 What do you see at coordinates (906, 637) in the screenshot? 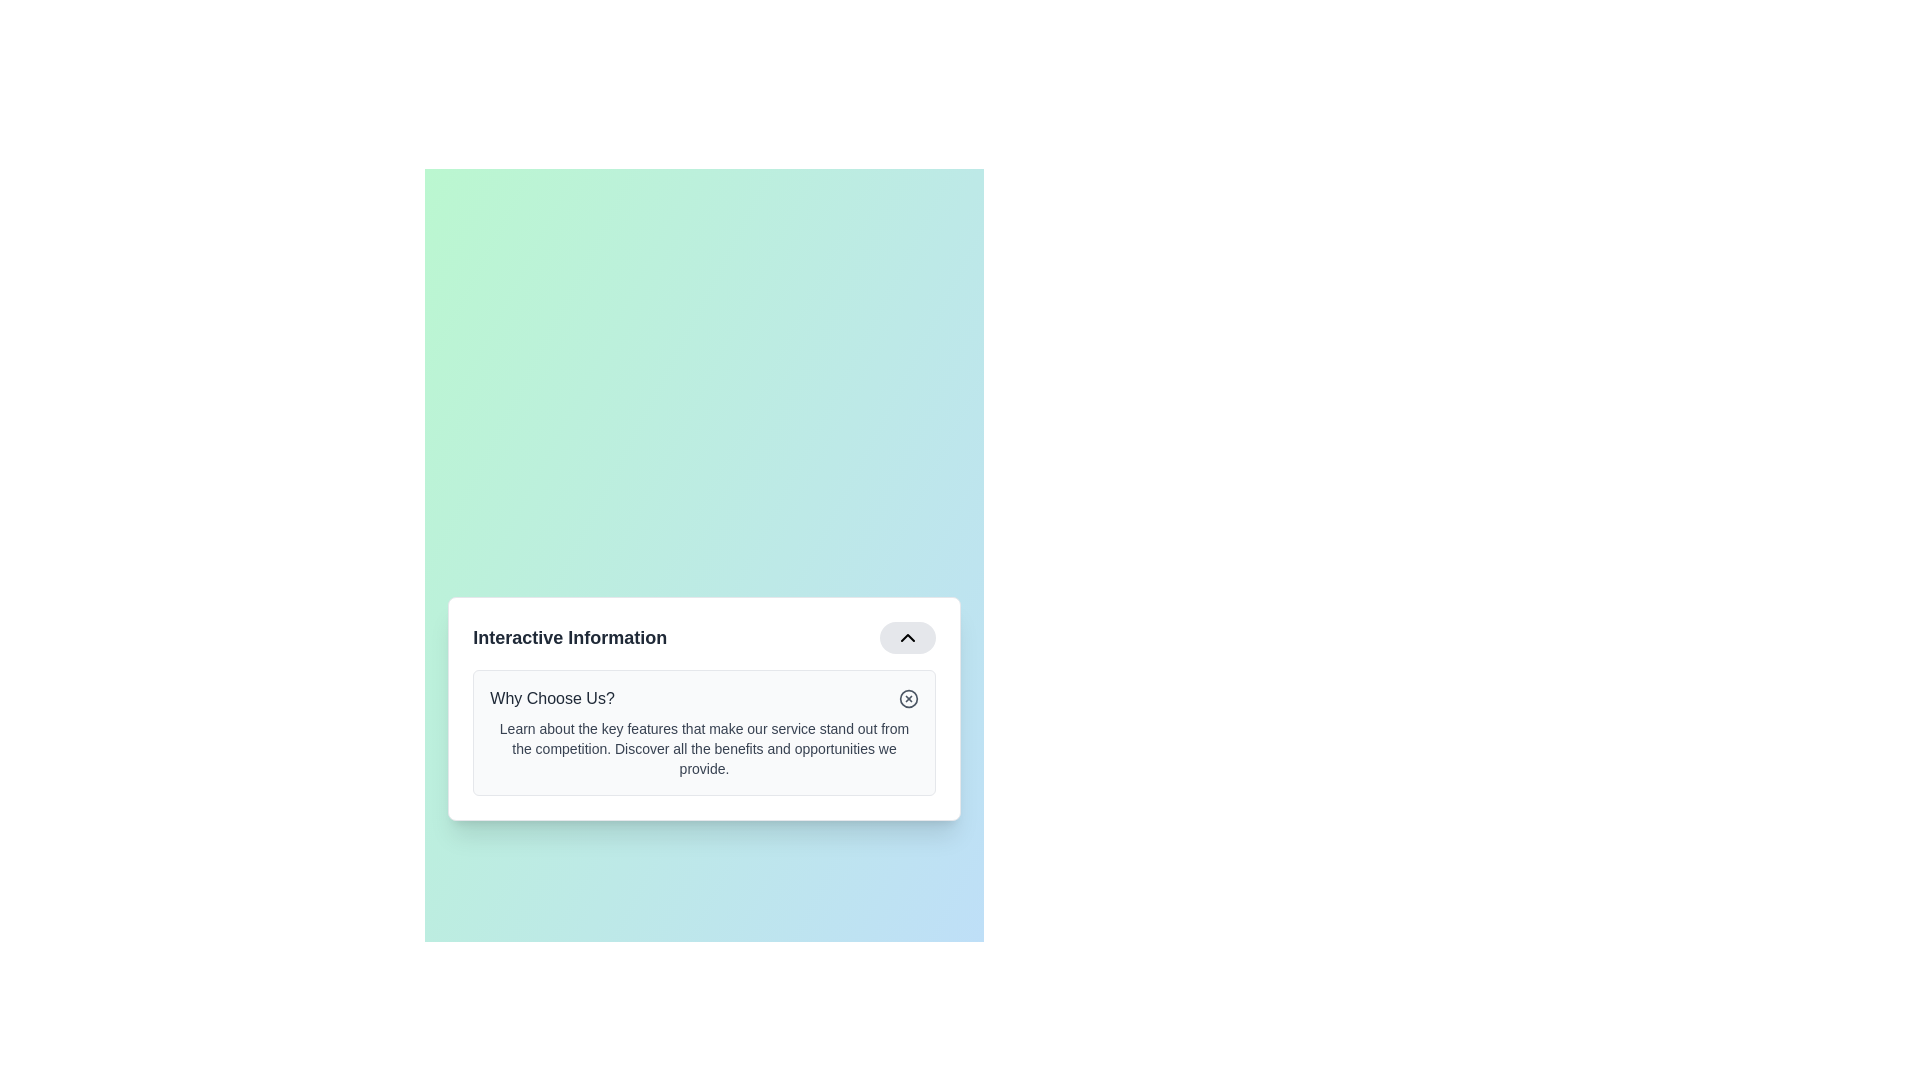
I see `the small, black downward-pointing chevron icon in the top-right region of the rounded rectangular button within the 'Interactive Information' section of the content card` at bounding box center [906, 637].